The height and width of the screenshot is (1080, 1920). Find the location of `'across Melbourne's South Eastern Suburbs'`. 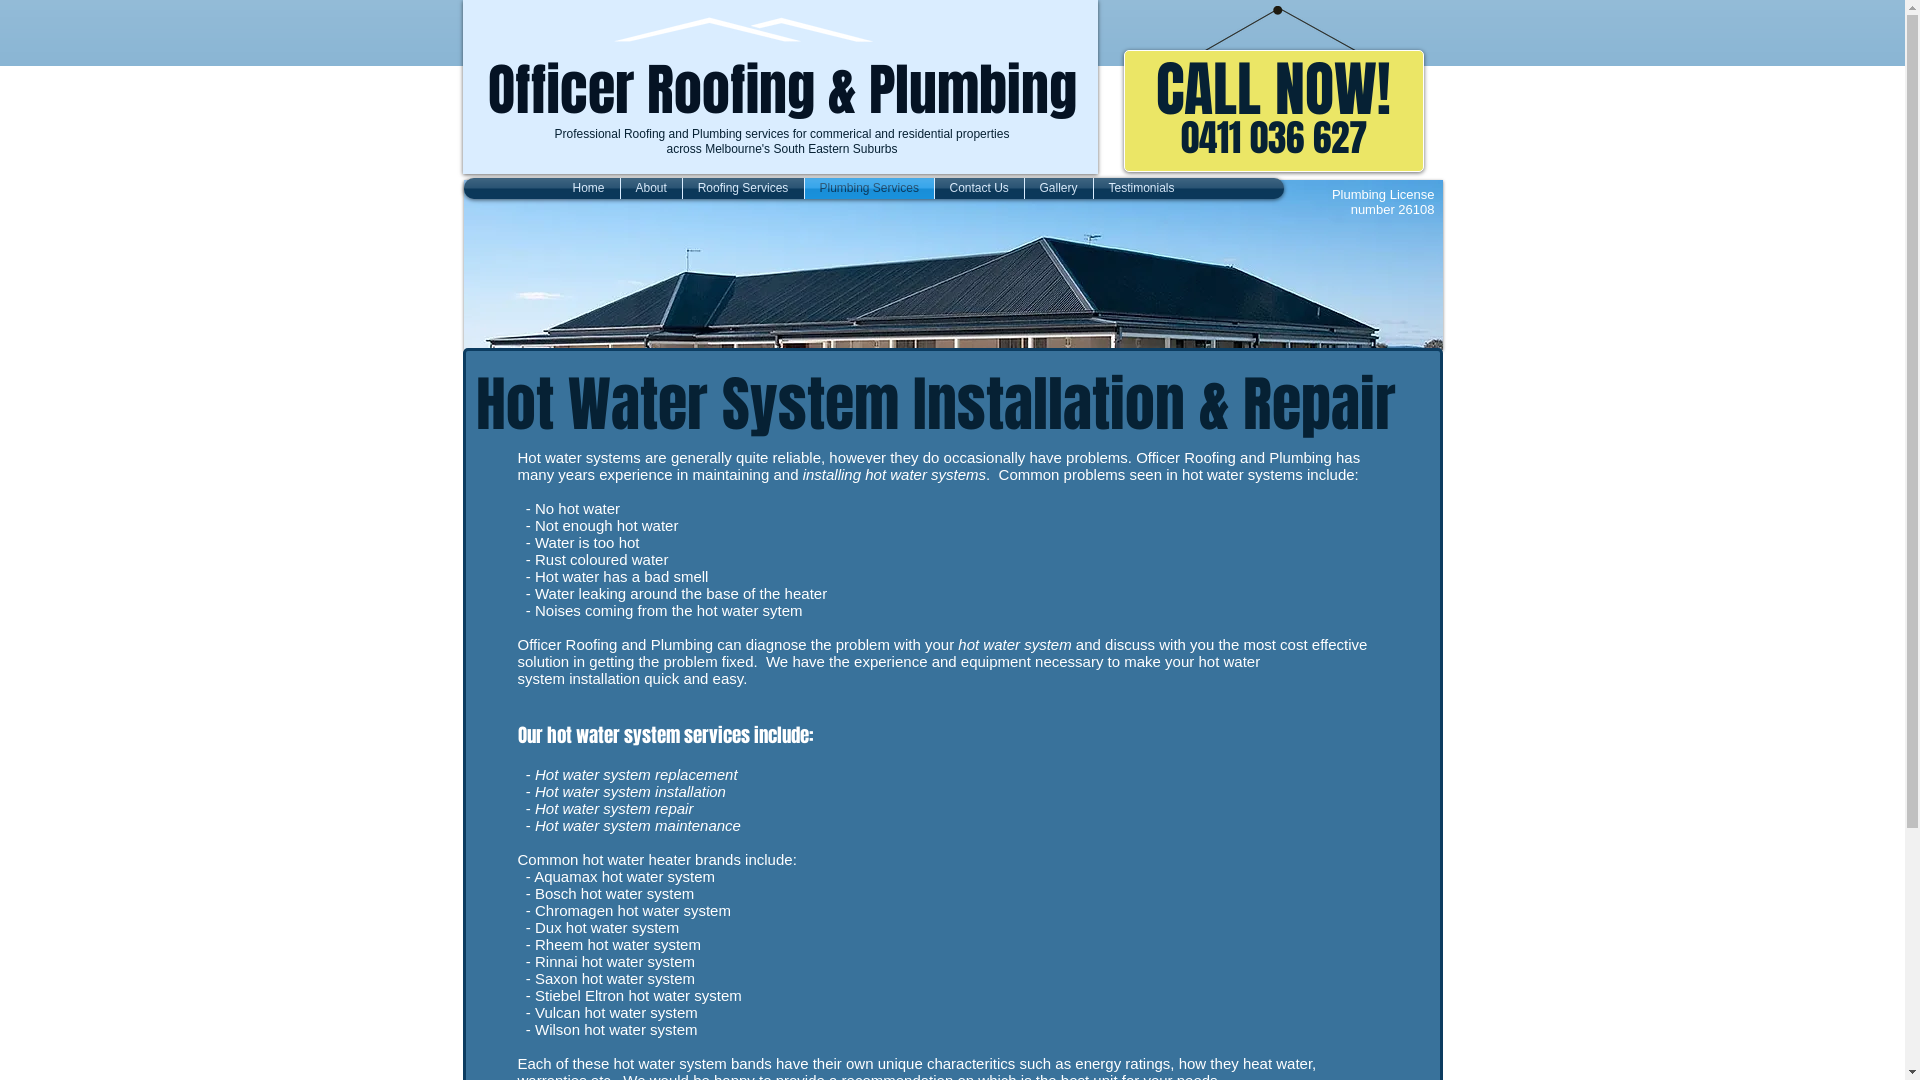

'across Melbourne's South Eastern Suburbs' is located at coordinates (780, 148).